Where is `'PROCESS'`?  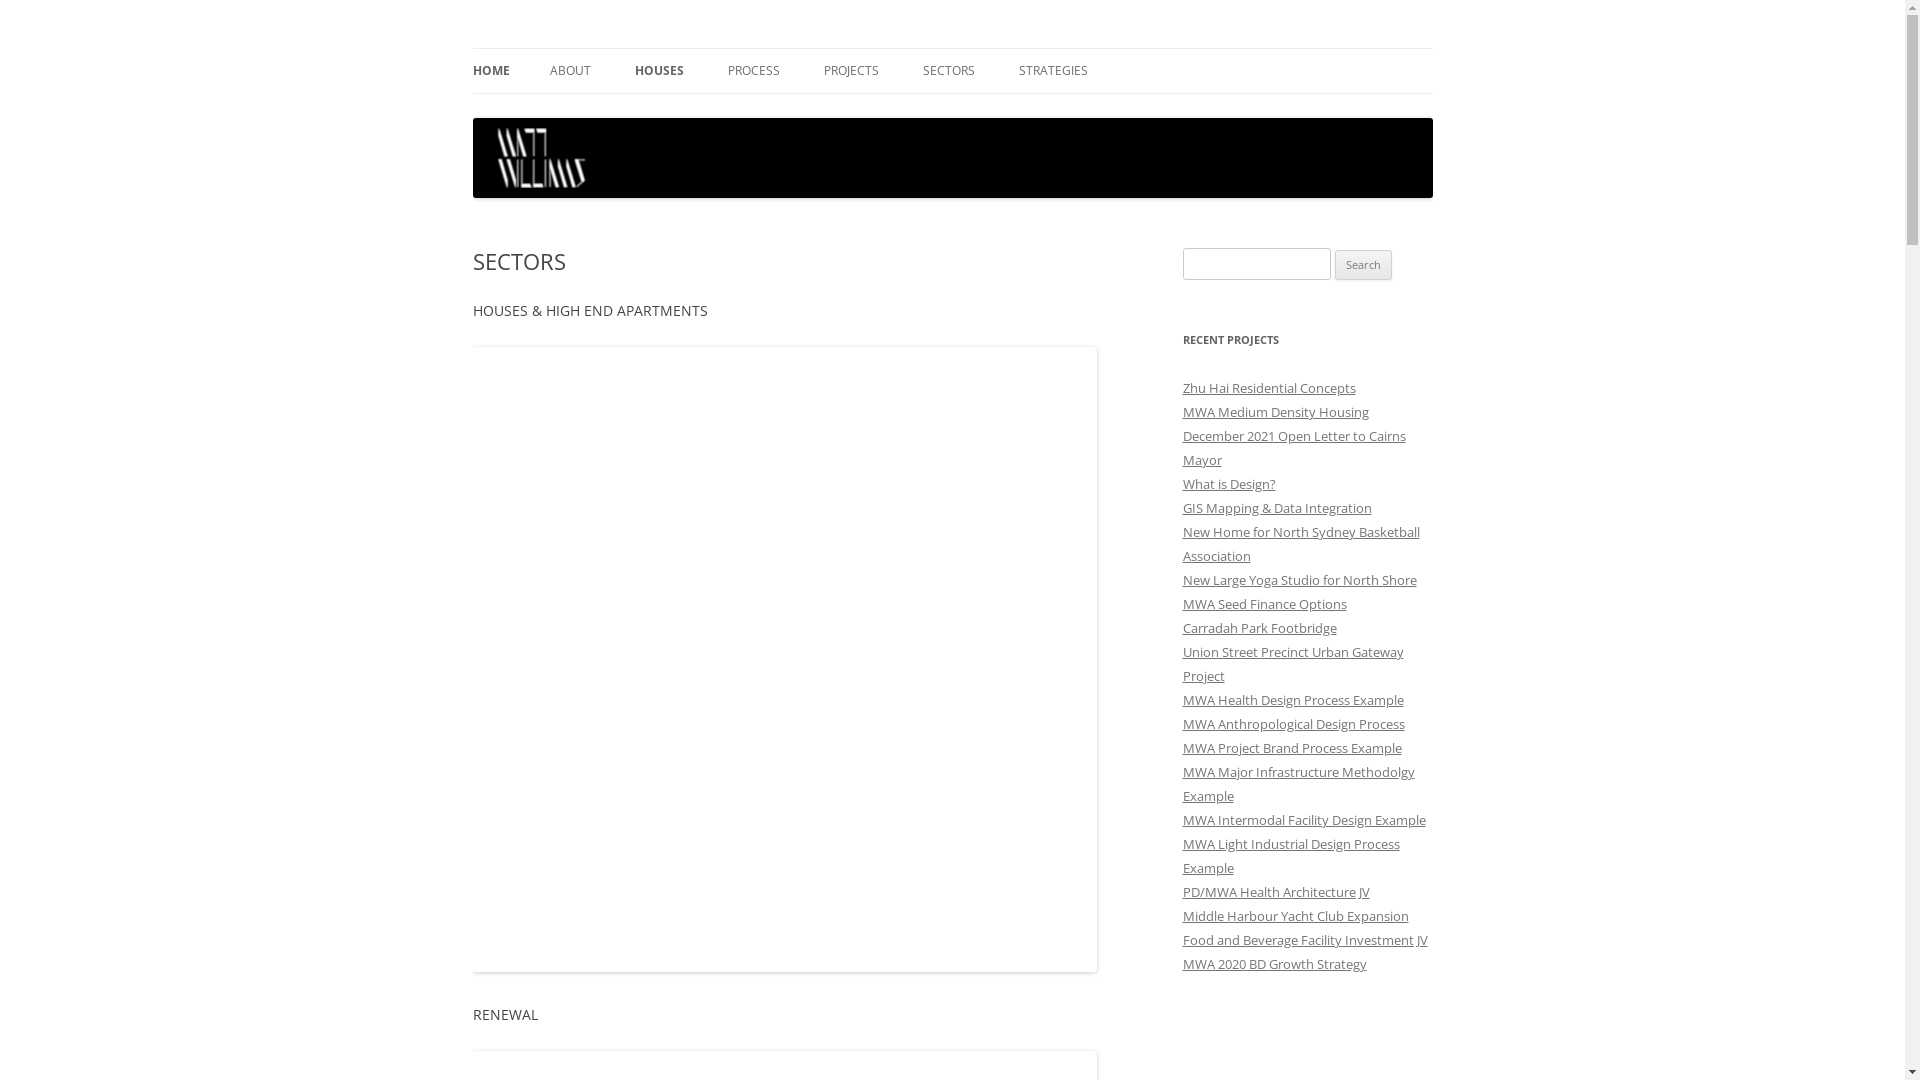 'PROCESS' is located at coordinates (752, 69).